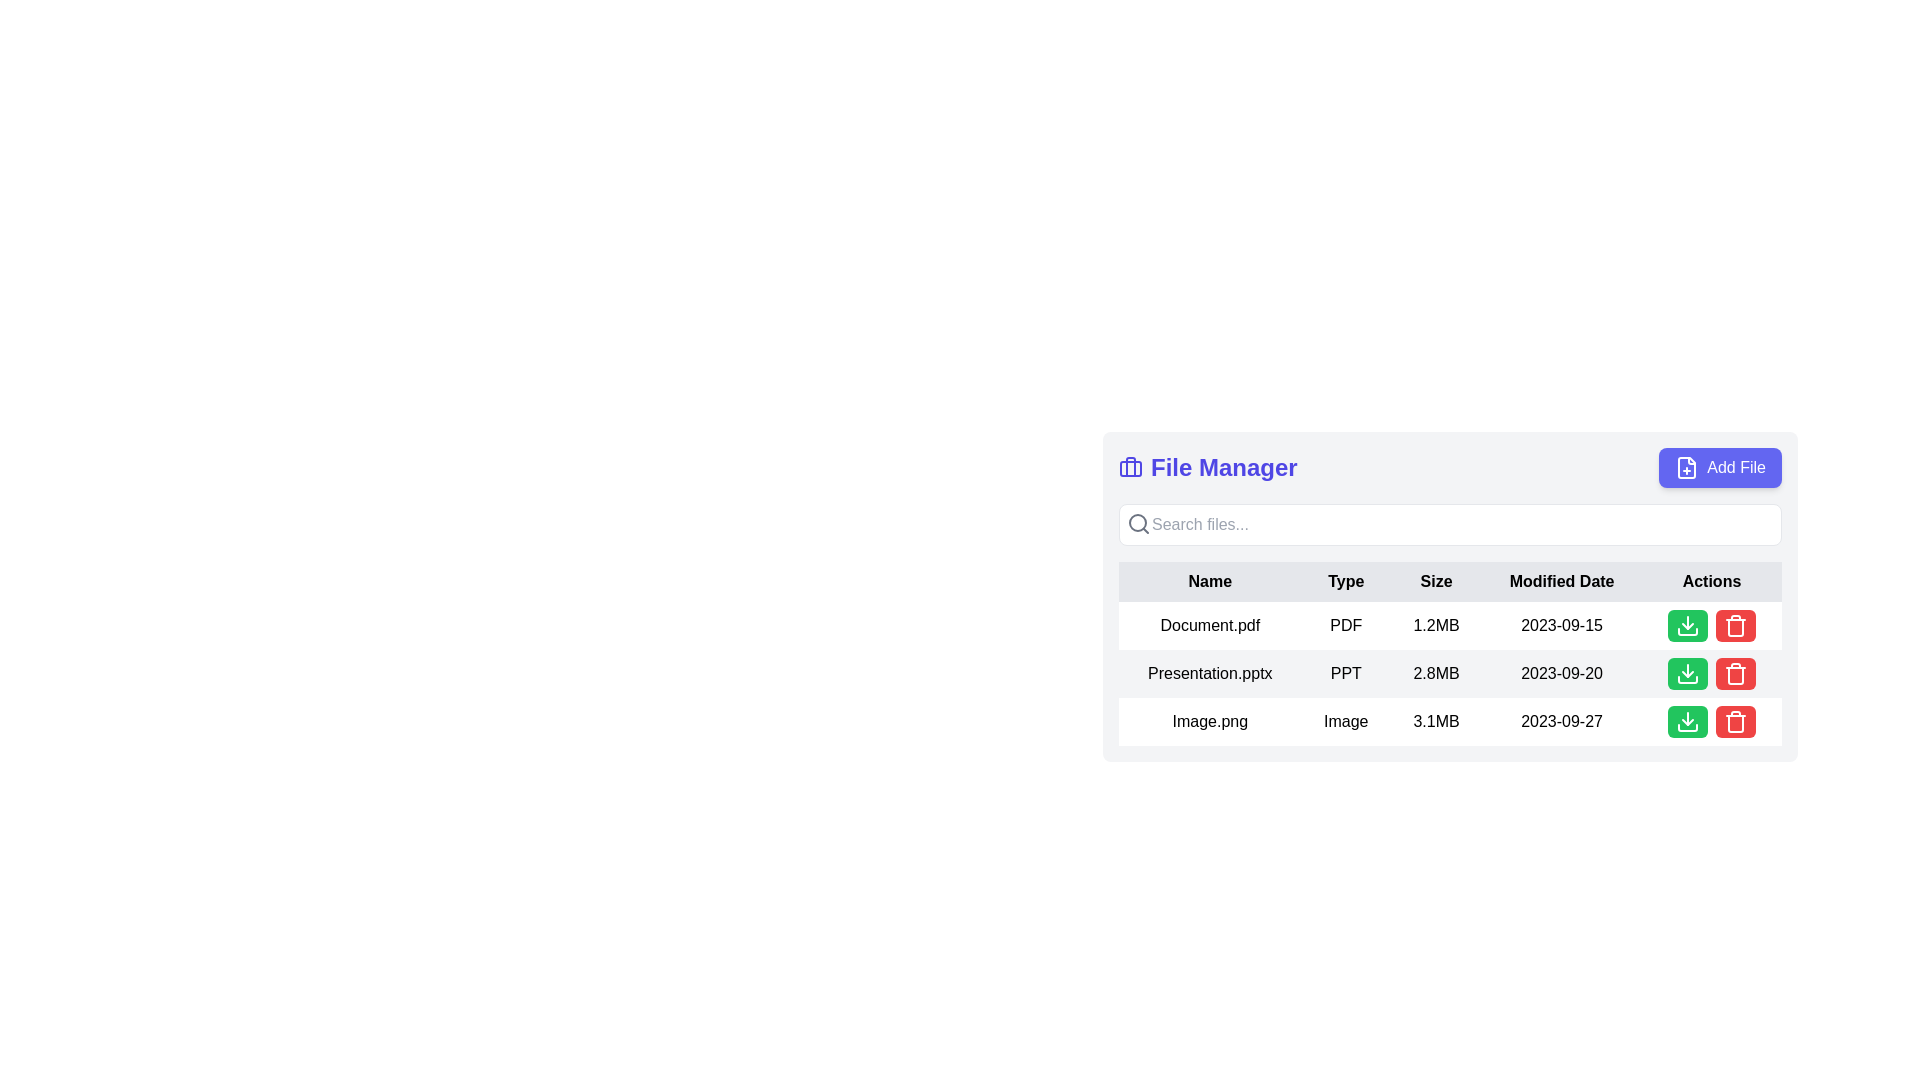  I want to click on the delete button located, so click(1735, 721).